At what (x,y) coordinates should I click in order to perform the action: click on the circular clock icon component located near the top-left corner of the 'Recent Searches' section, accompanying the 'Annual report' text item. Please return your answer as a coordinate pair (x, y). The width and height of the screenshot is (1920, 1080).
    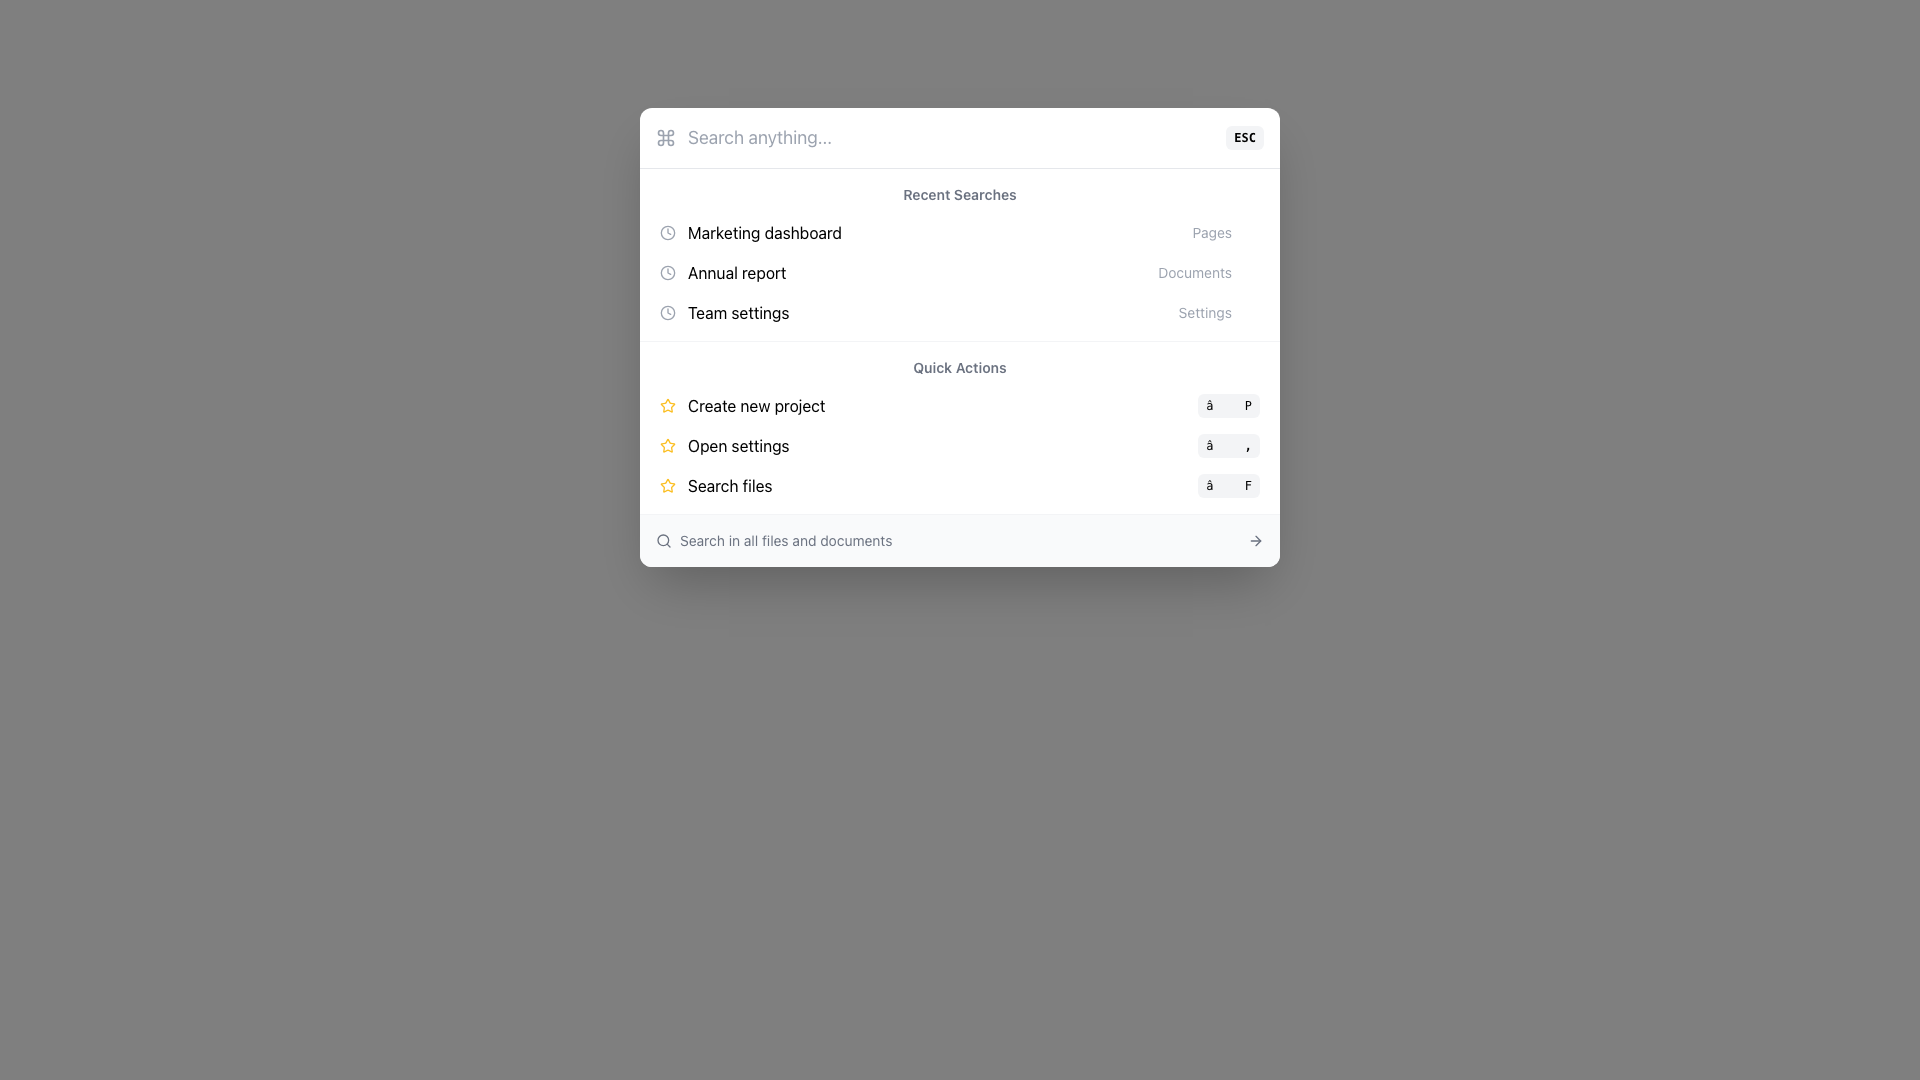
    Looking at the image, I should click on (667, 231).